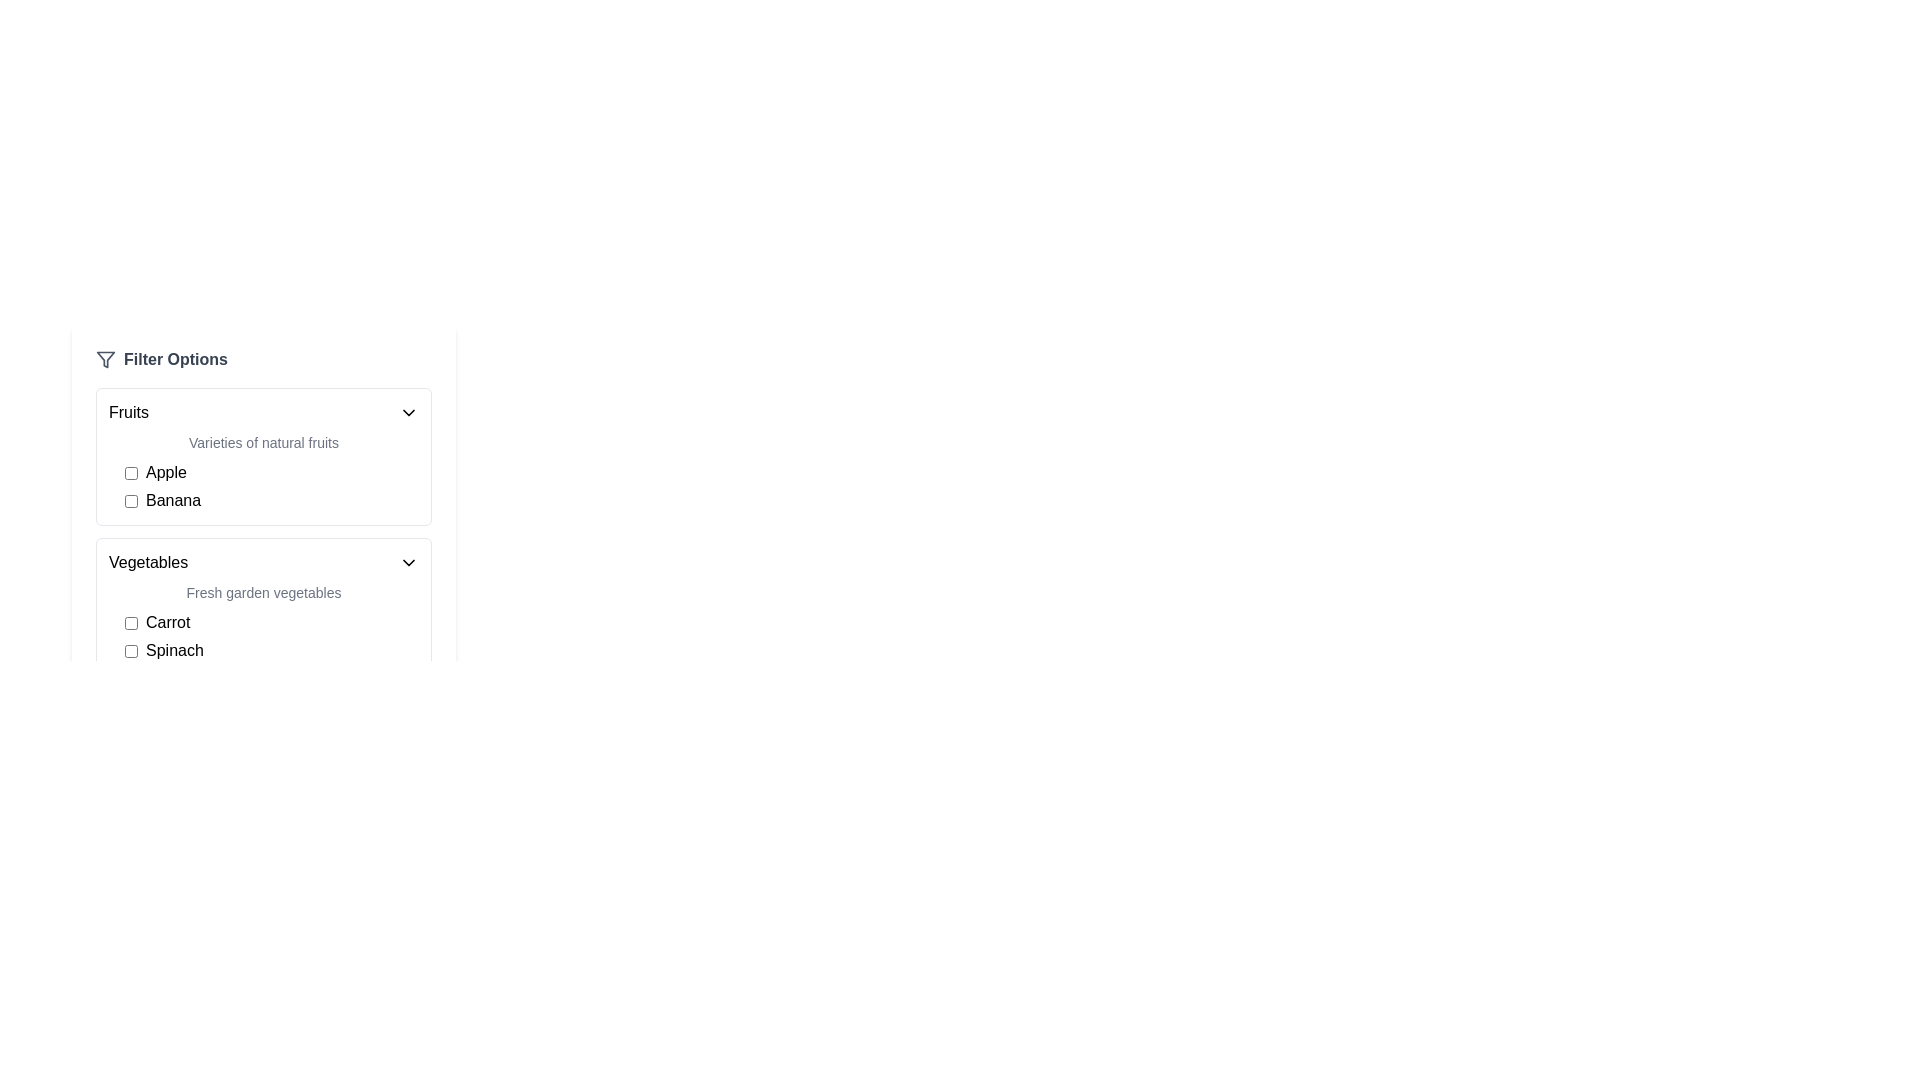 Image resolution: width=1920 pixels, height=1080 pixels. What do you see at coordinates (130, 651) in the screenshot?
I see `the 'Spinach' checkbox in the vertical list under 'Vegetables'` at bounding box center [130, 651].